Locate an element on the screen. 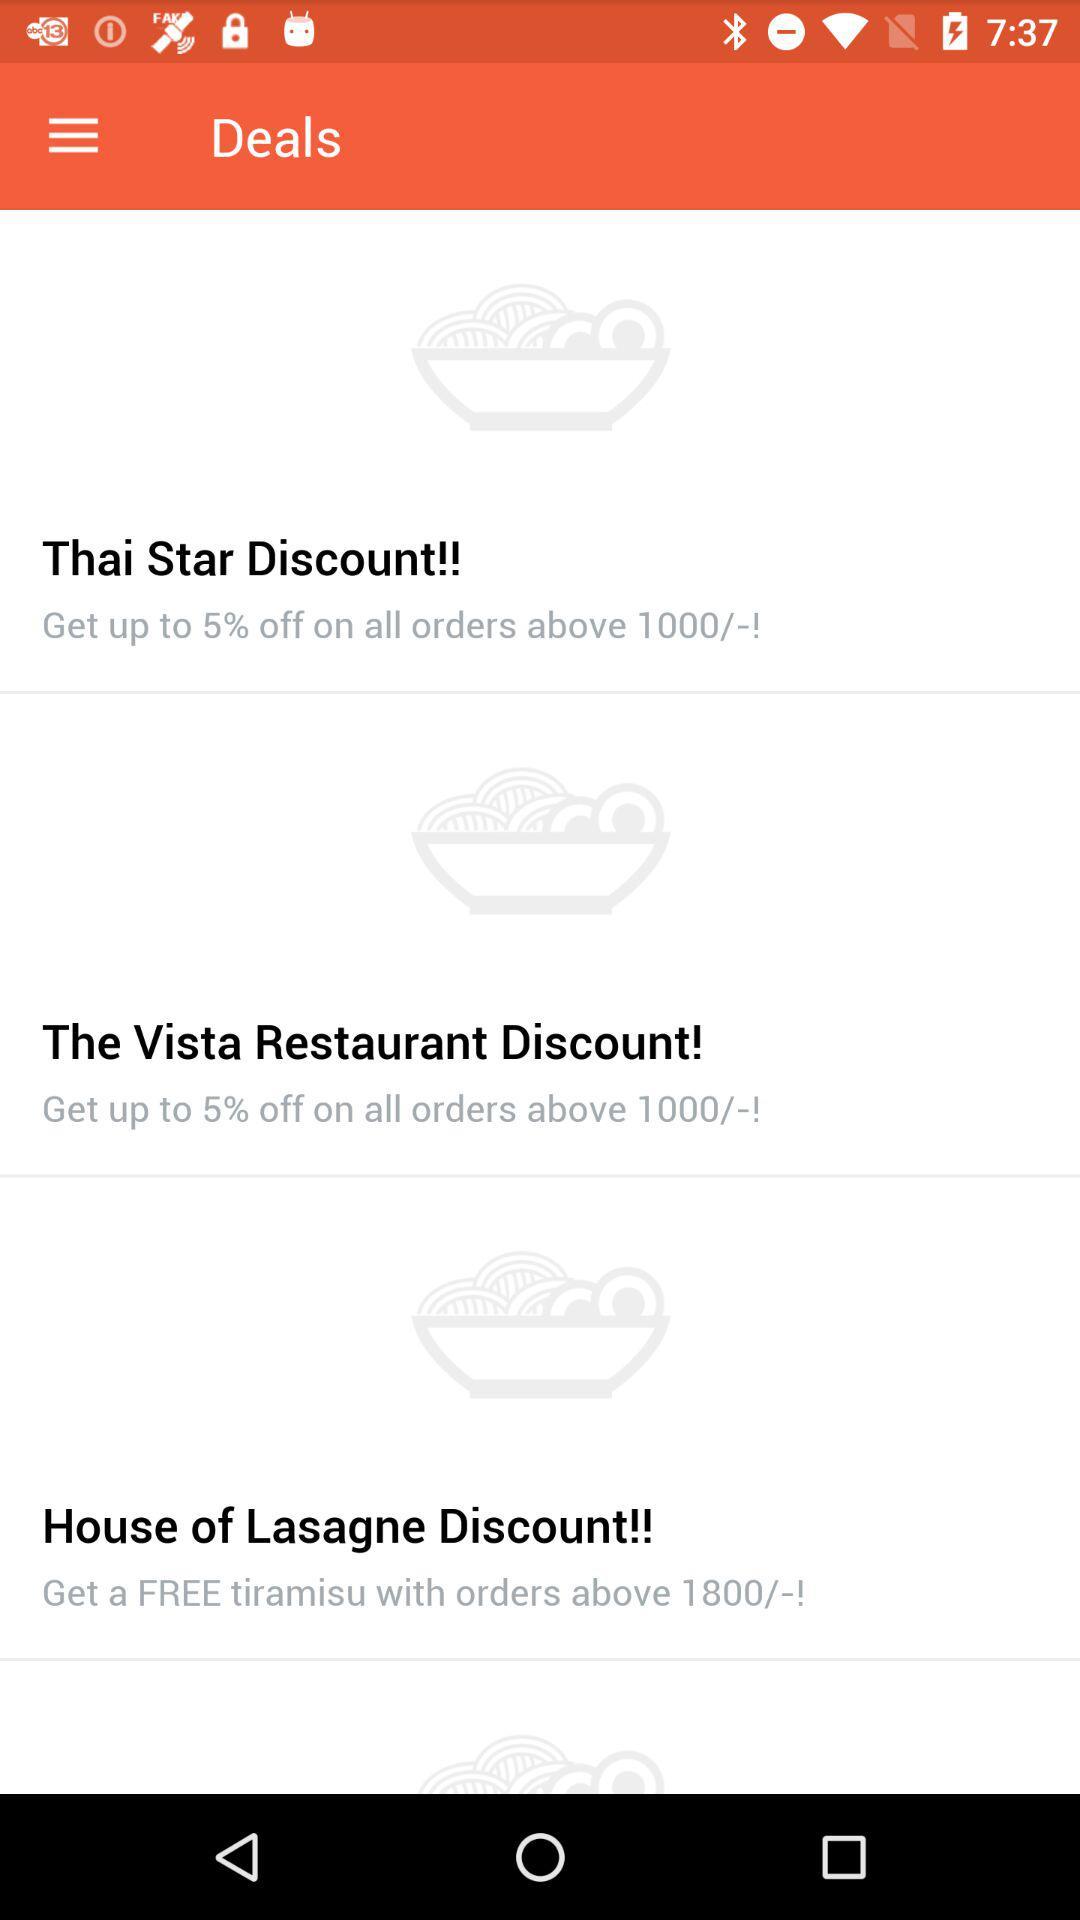 This screenshot has width=1080, height=1920. the item below get up to is located at coordinates (540, 1176).